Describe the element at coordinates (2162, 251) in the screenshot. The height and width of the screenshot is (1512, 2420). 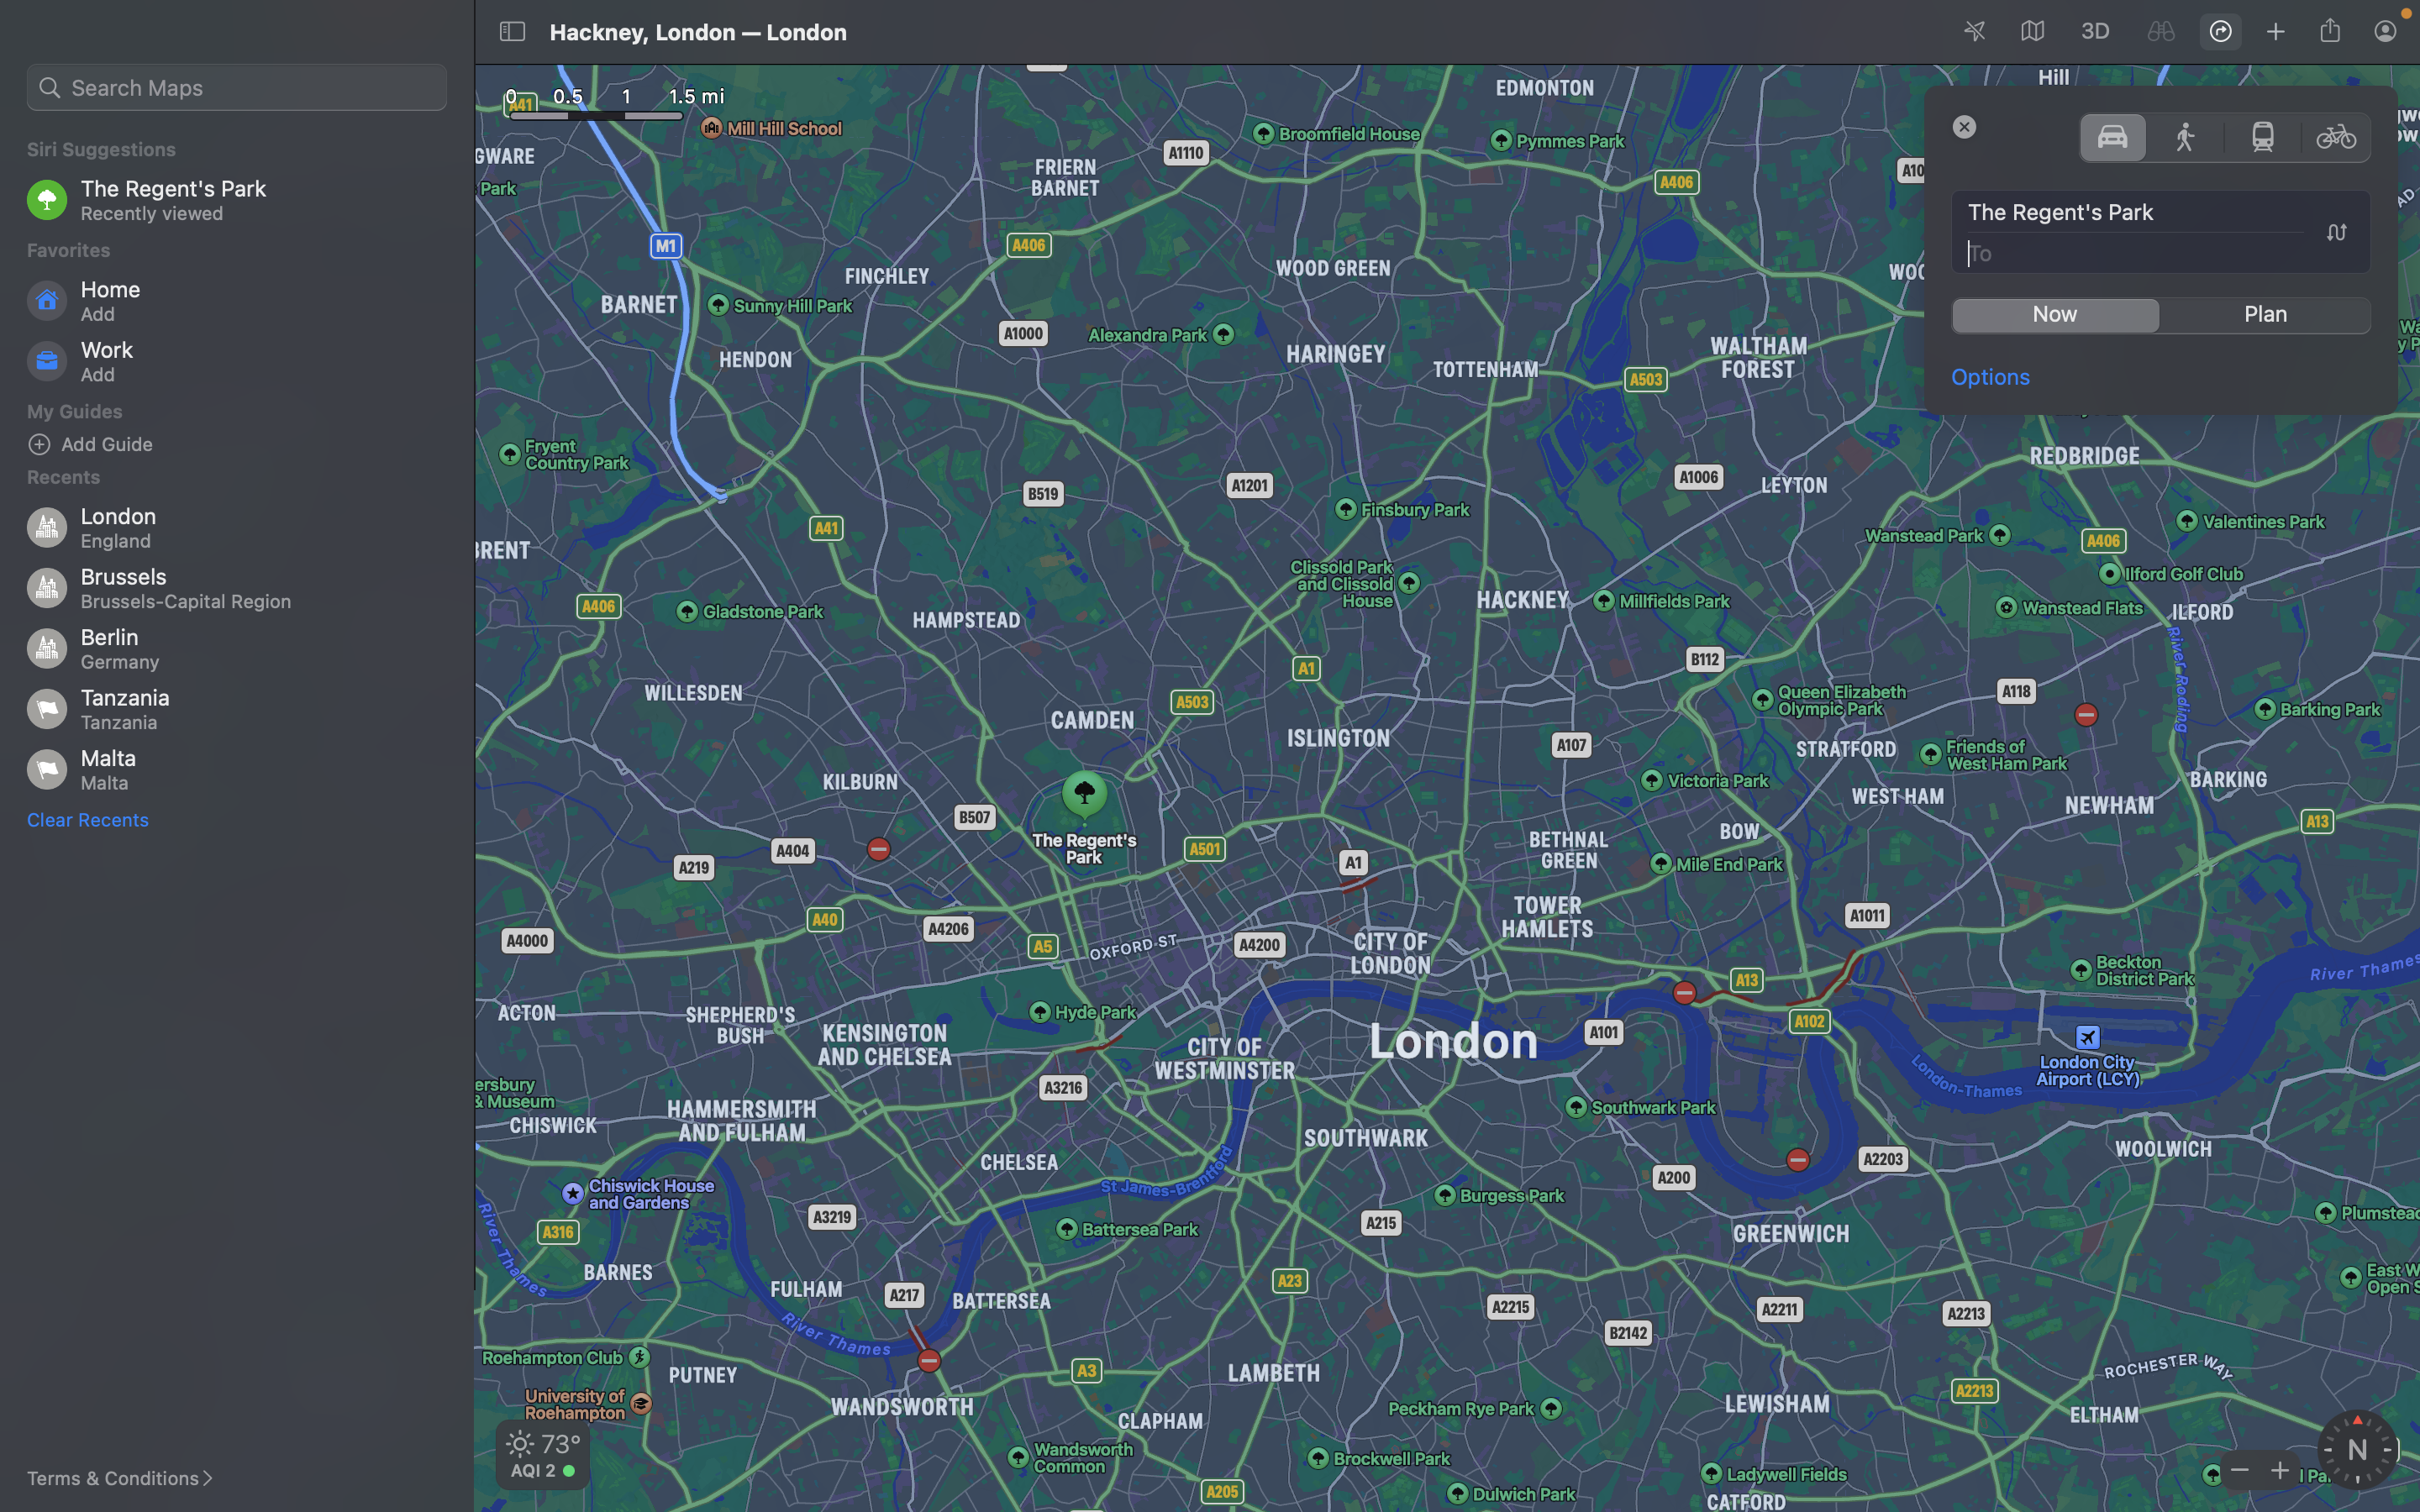
I see `"Big Ben" as the location to reach` at that location.